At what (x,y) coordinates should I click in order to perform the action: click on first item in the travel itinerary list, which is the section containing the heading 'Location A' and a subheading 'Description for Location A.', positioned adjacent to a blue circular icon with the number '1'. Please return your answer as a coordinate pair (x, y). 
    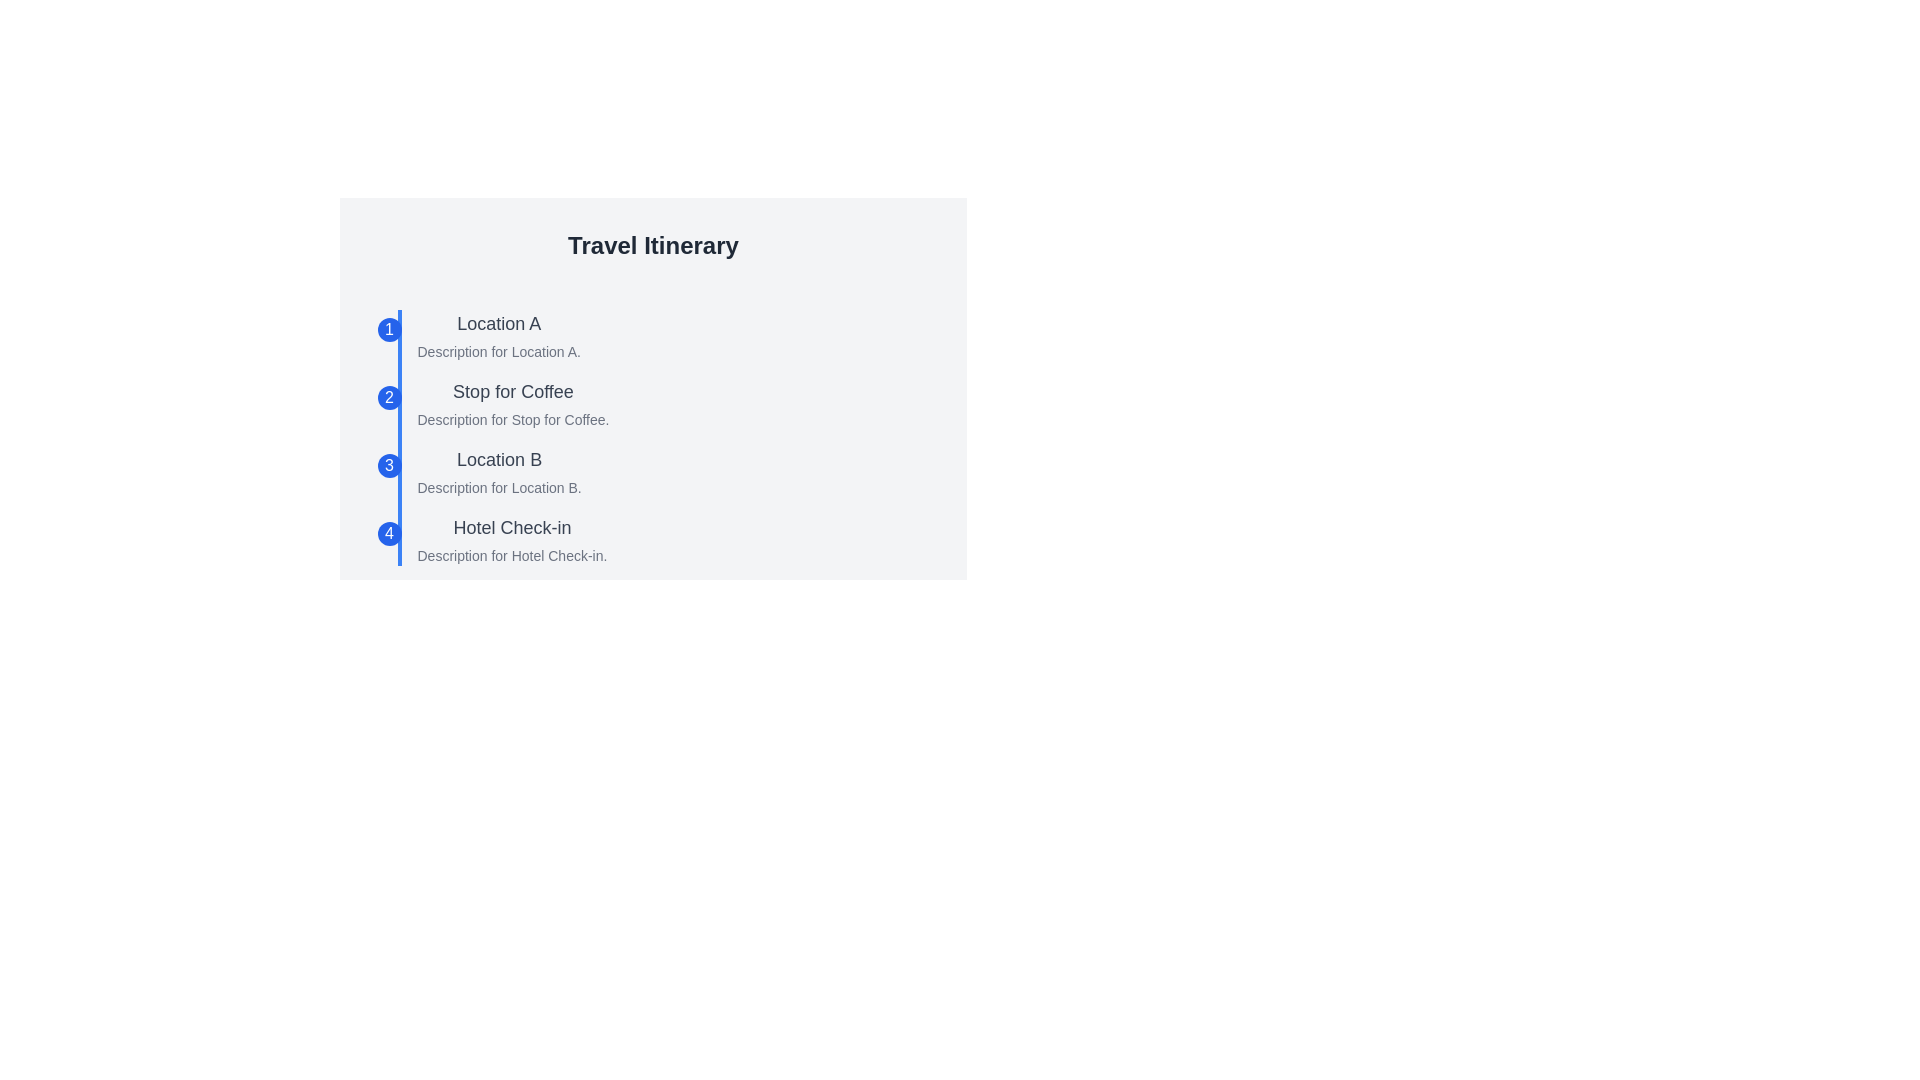
    Looking at the image, I should click on (655, 334).